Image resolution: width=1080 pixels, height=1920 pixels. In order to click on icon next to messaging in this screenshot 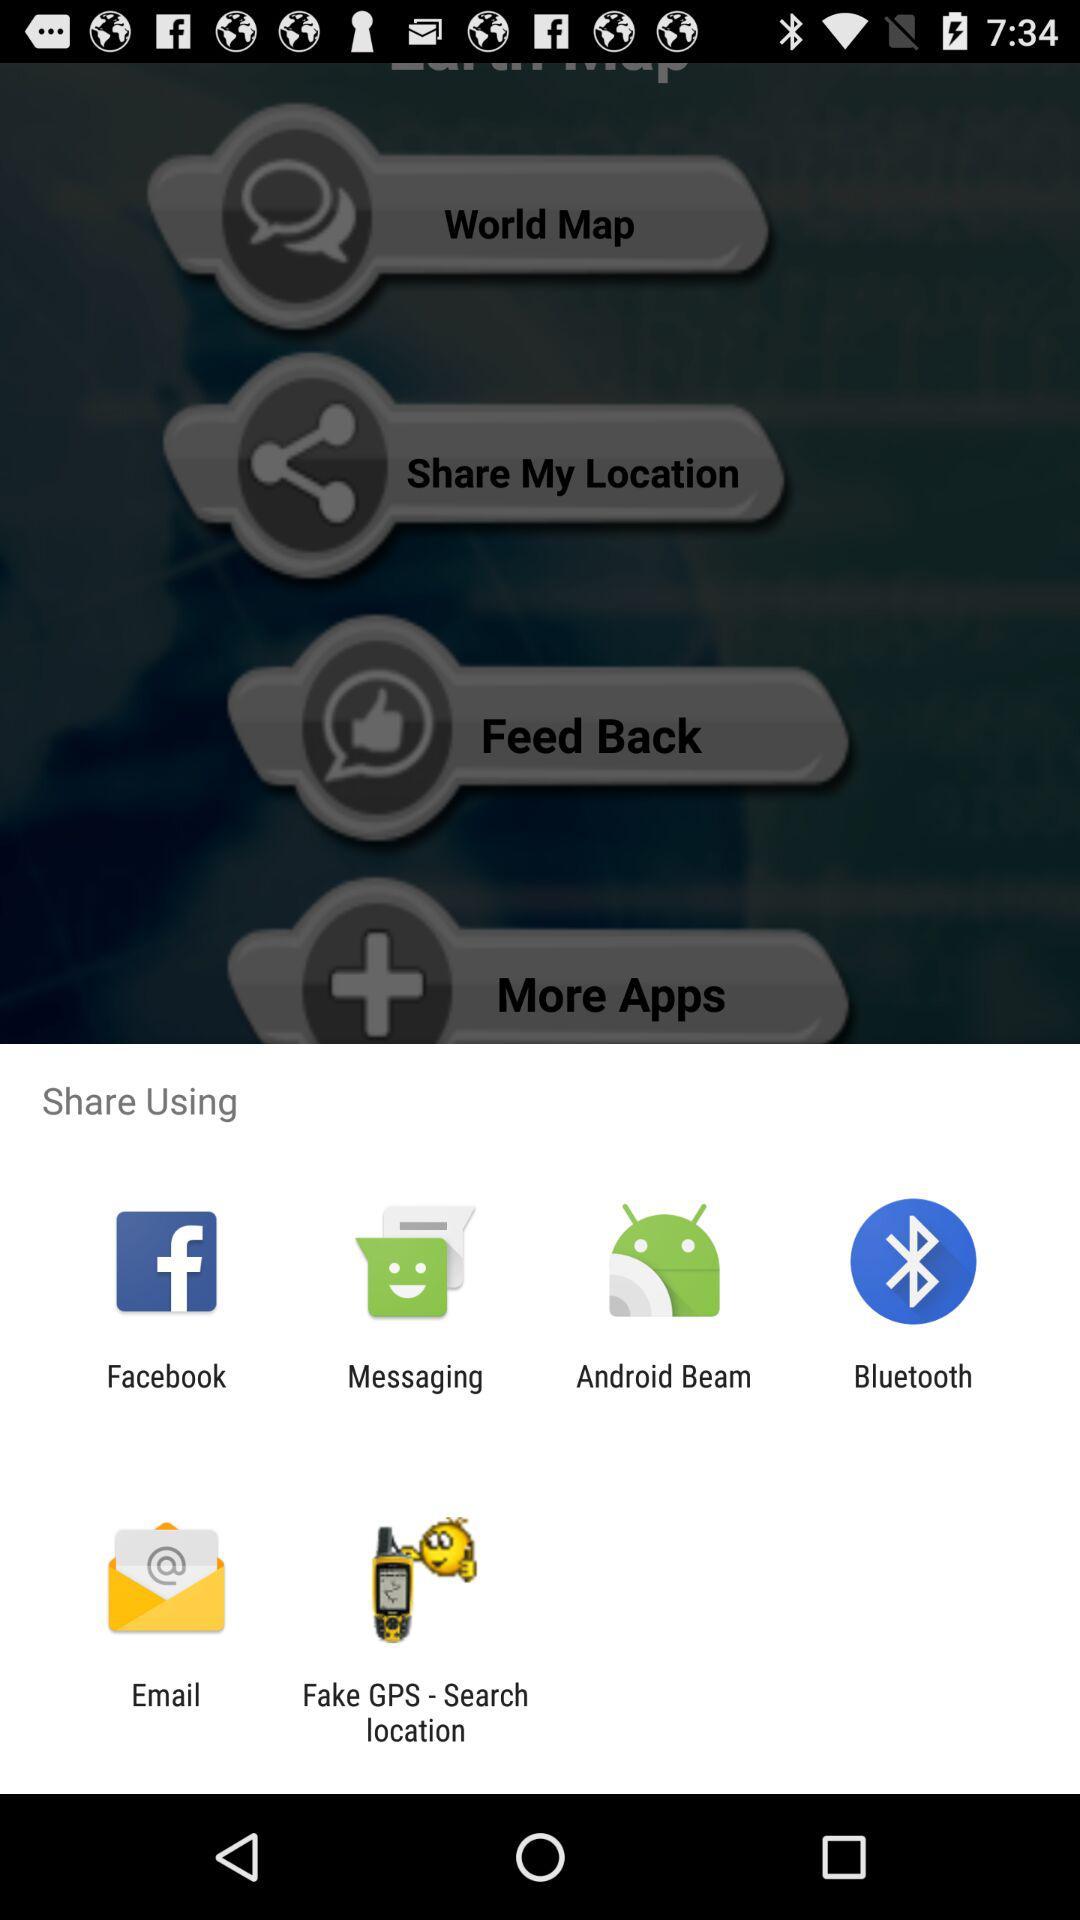, I will do `click(664, 1392)`.